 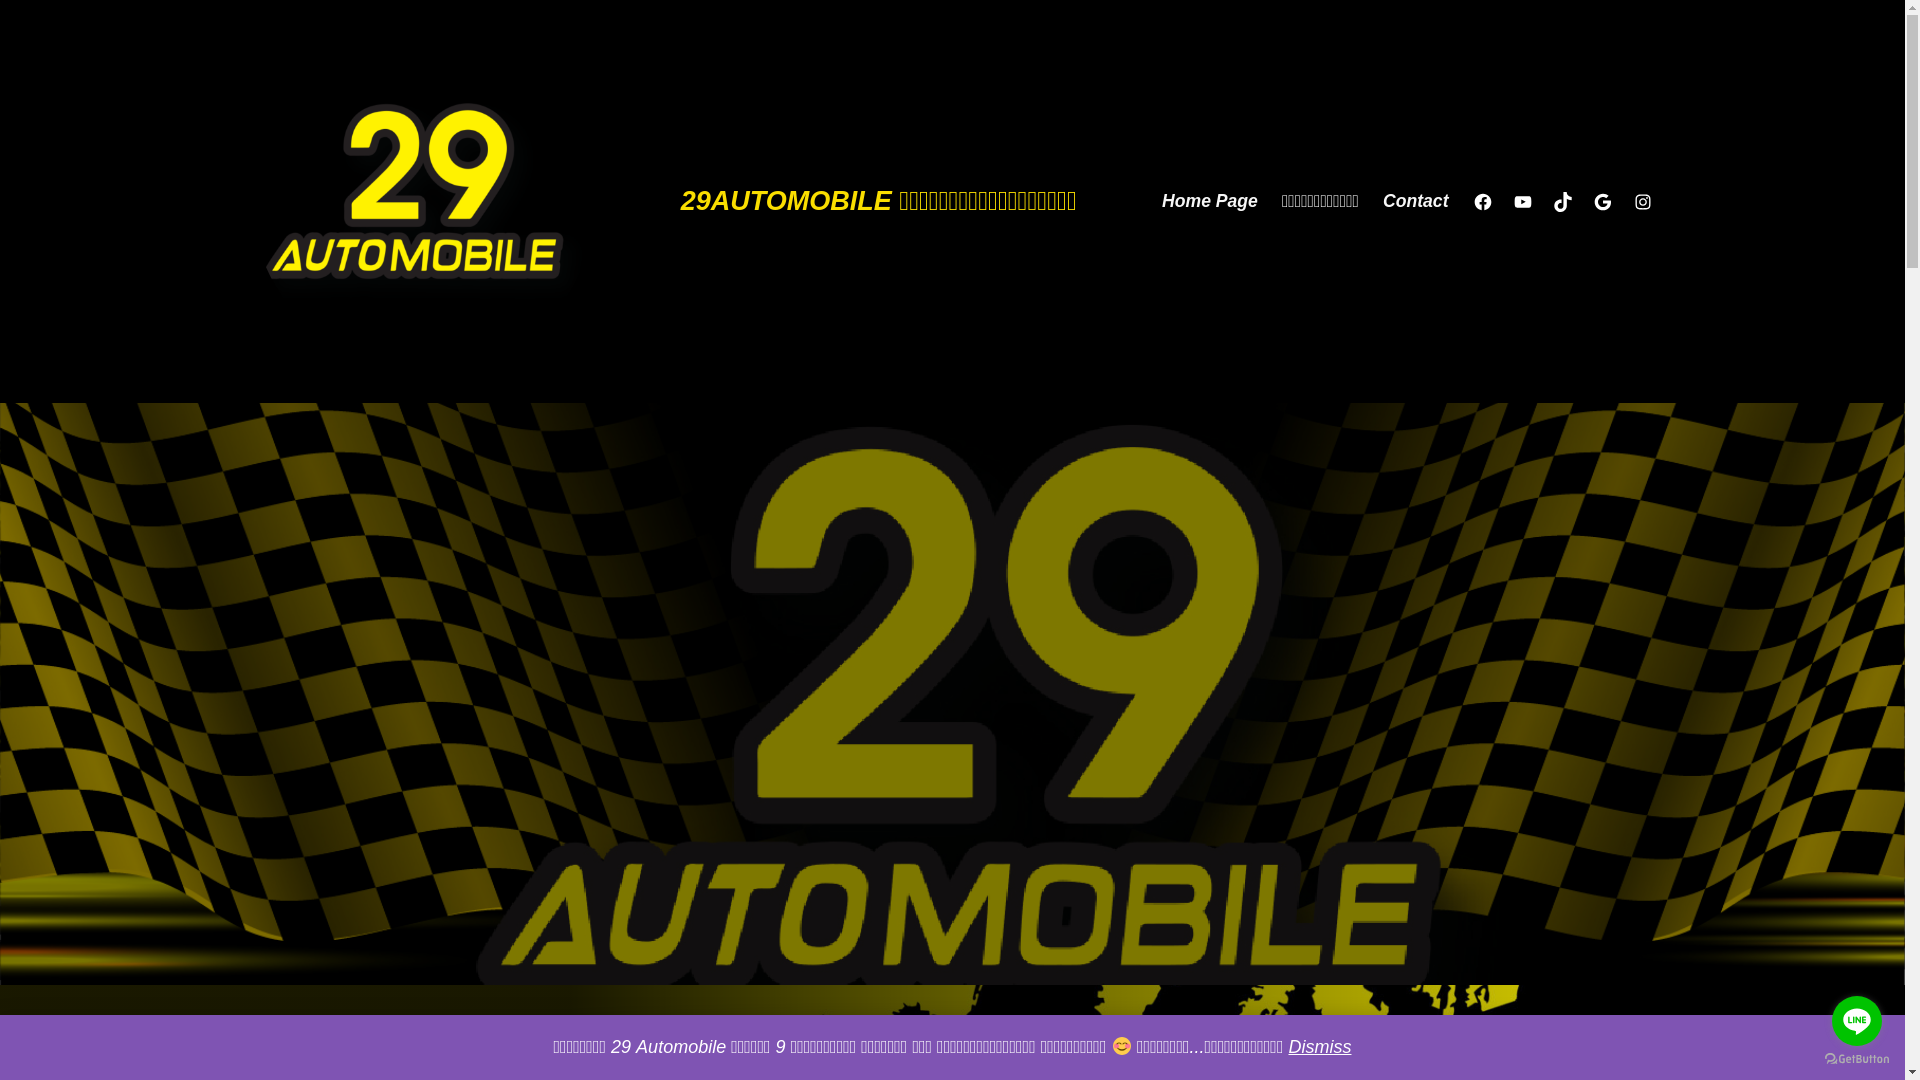 I want to click on 'Home Page', so click(x=1208, y=201).